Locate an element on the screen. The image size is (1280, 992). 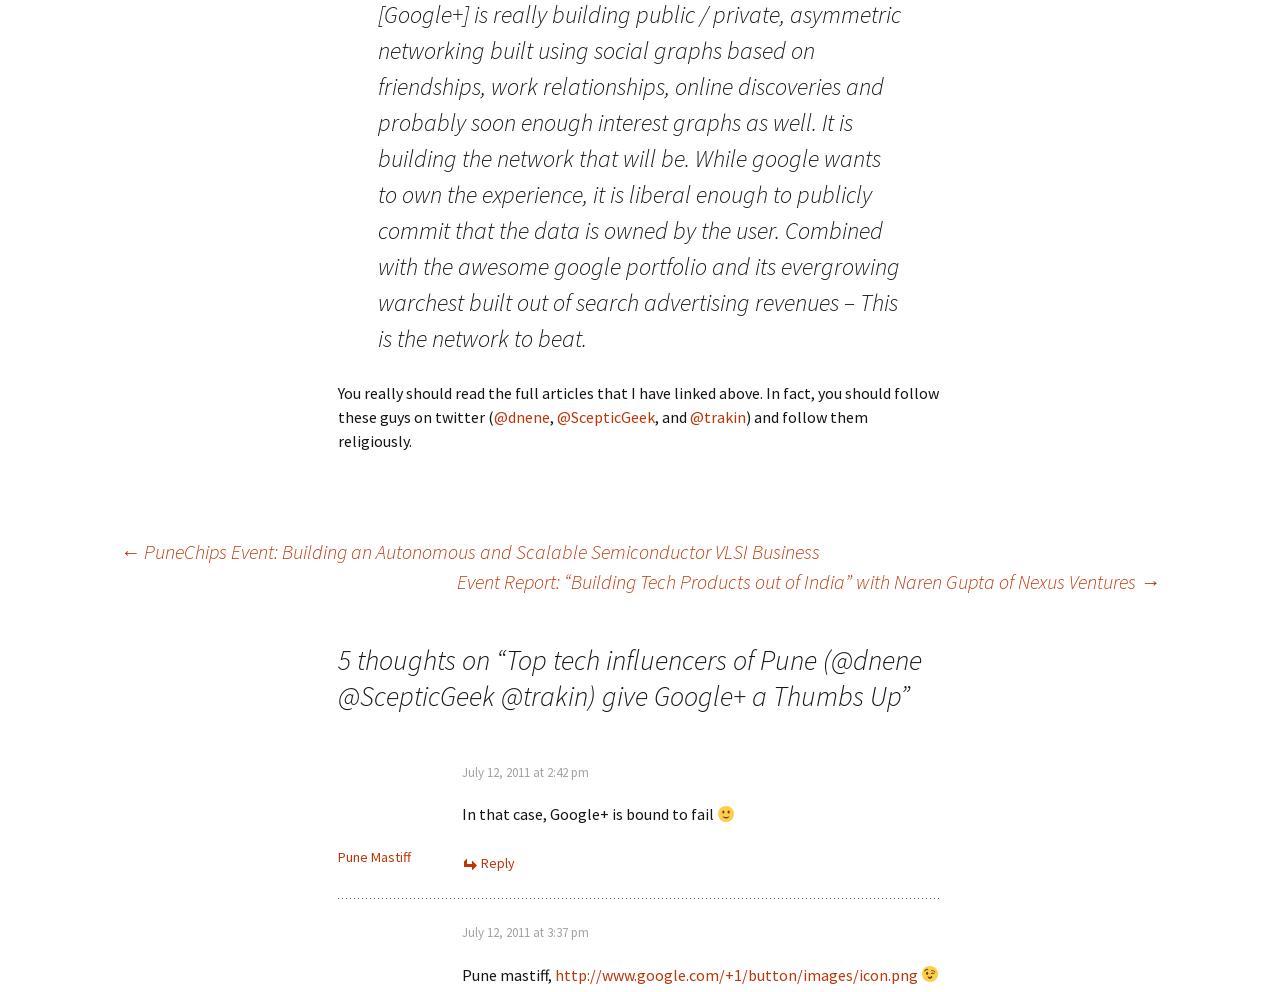
'Reply' is located at coordinates (498, 862).